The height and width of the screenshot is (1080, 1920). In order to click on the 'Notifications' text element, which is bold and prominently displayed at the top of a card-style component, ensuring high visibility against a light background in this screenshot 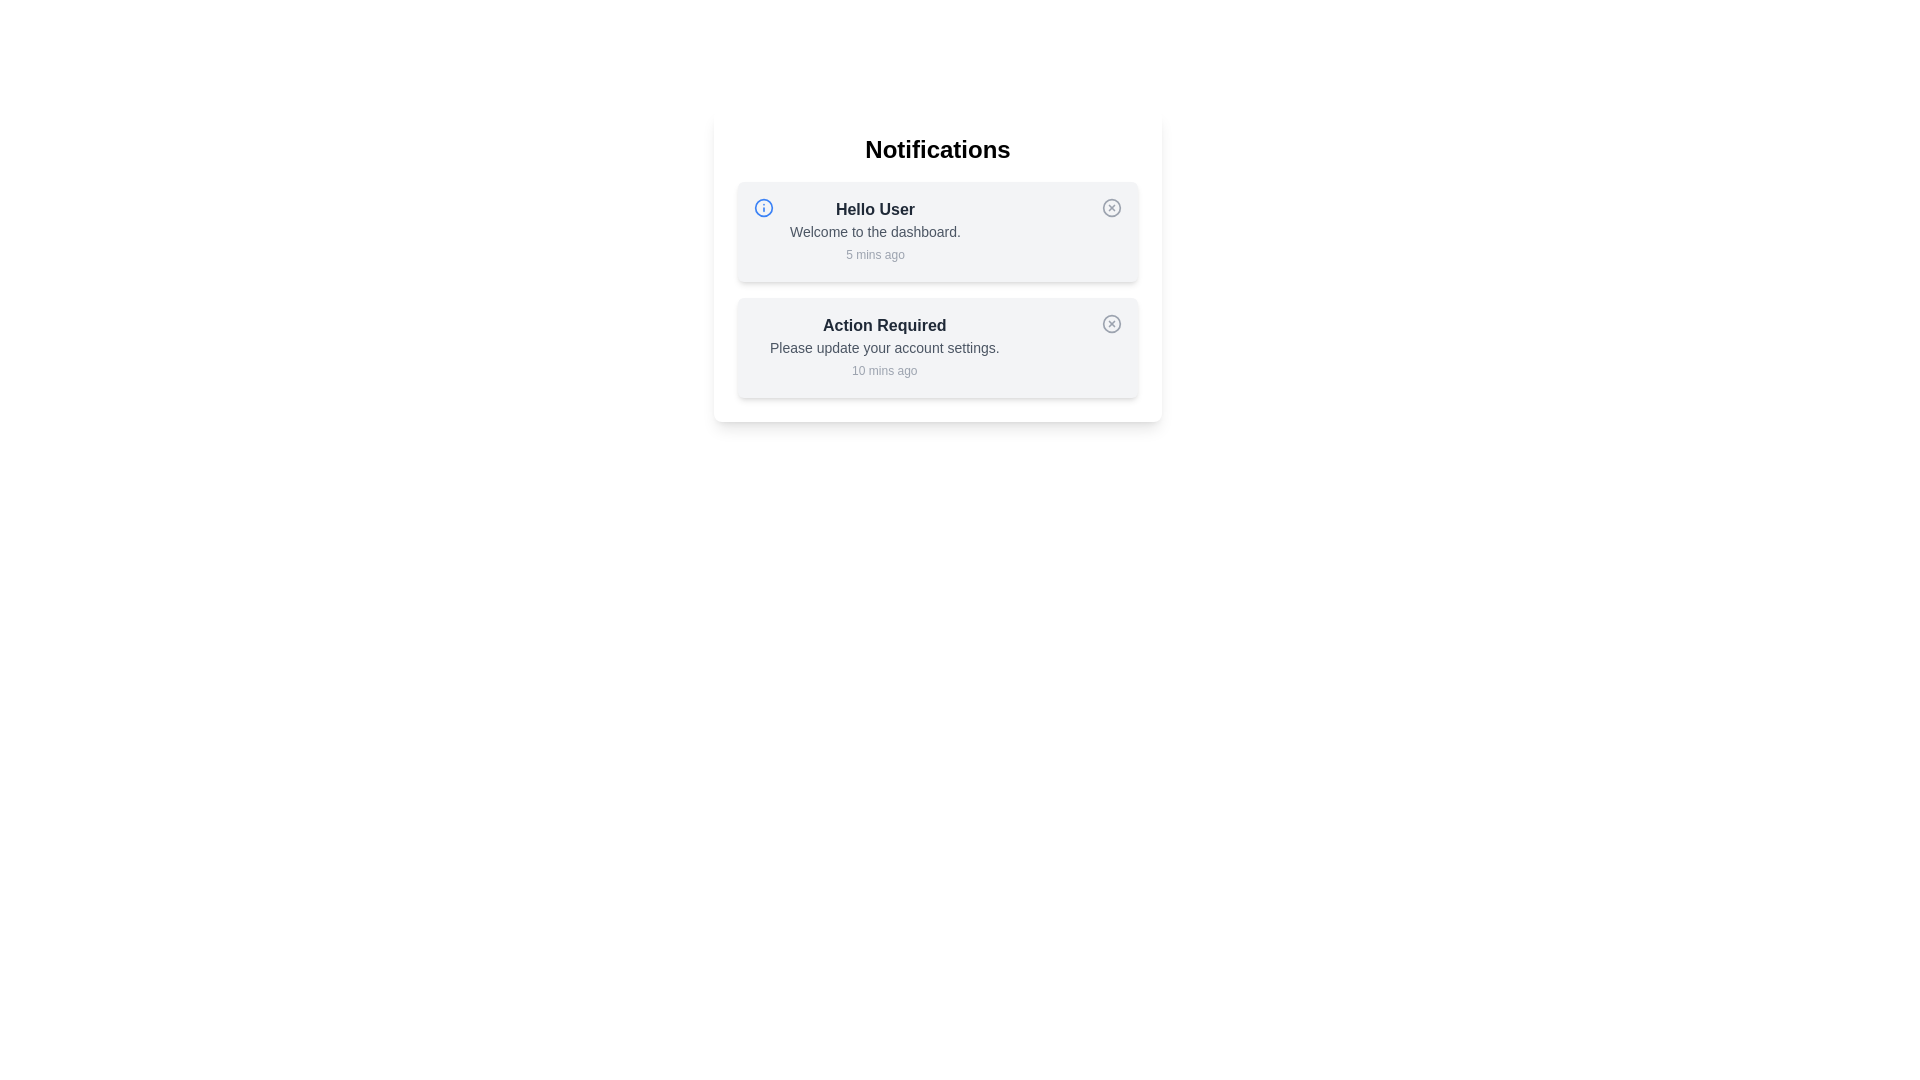, I will do `click(936, 149)`.